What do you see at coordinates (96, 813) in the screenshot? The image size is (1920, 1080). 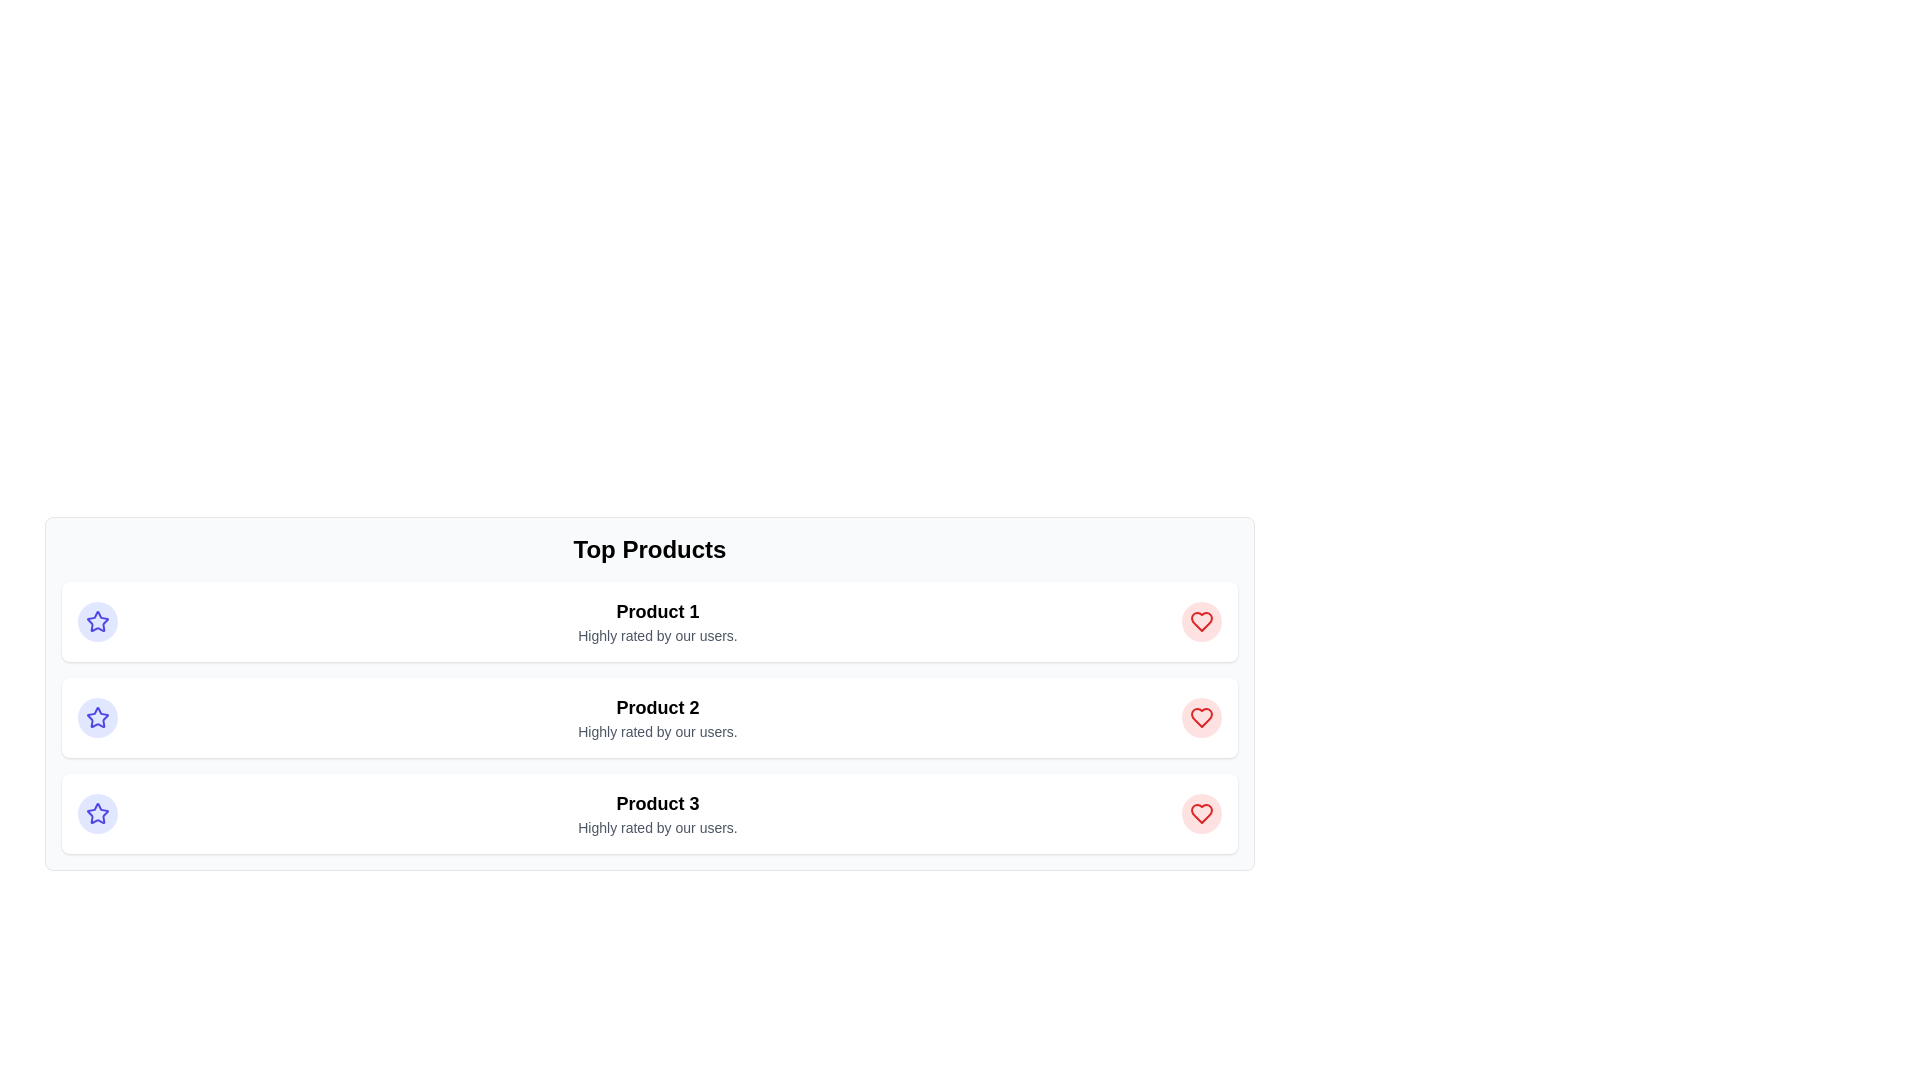 I see `the indigo star-shaped icon with rounded corners, outlined with a bold stroke and hollow center, located at the leftmost side of the third row in the 'Top Products' listing` at bounding box center [96, 813].